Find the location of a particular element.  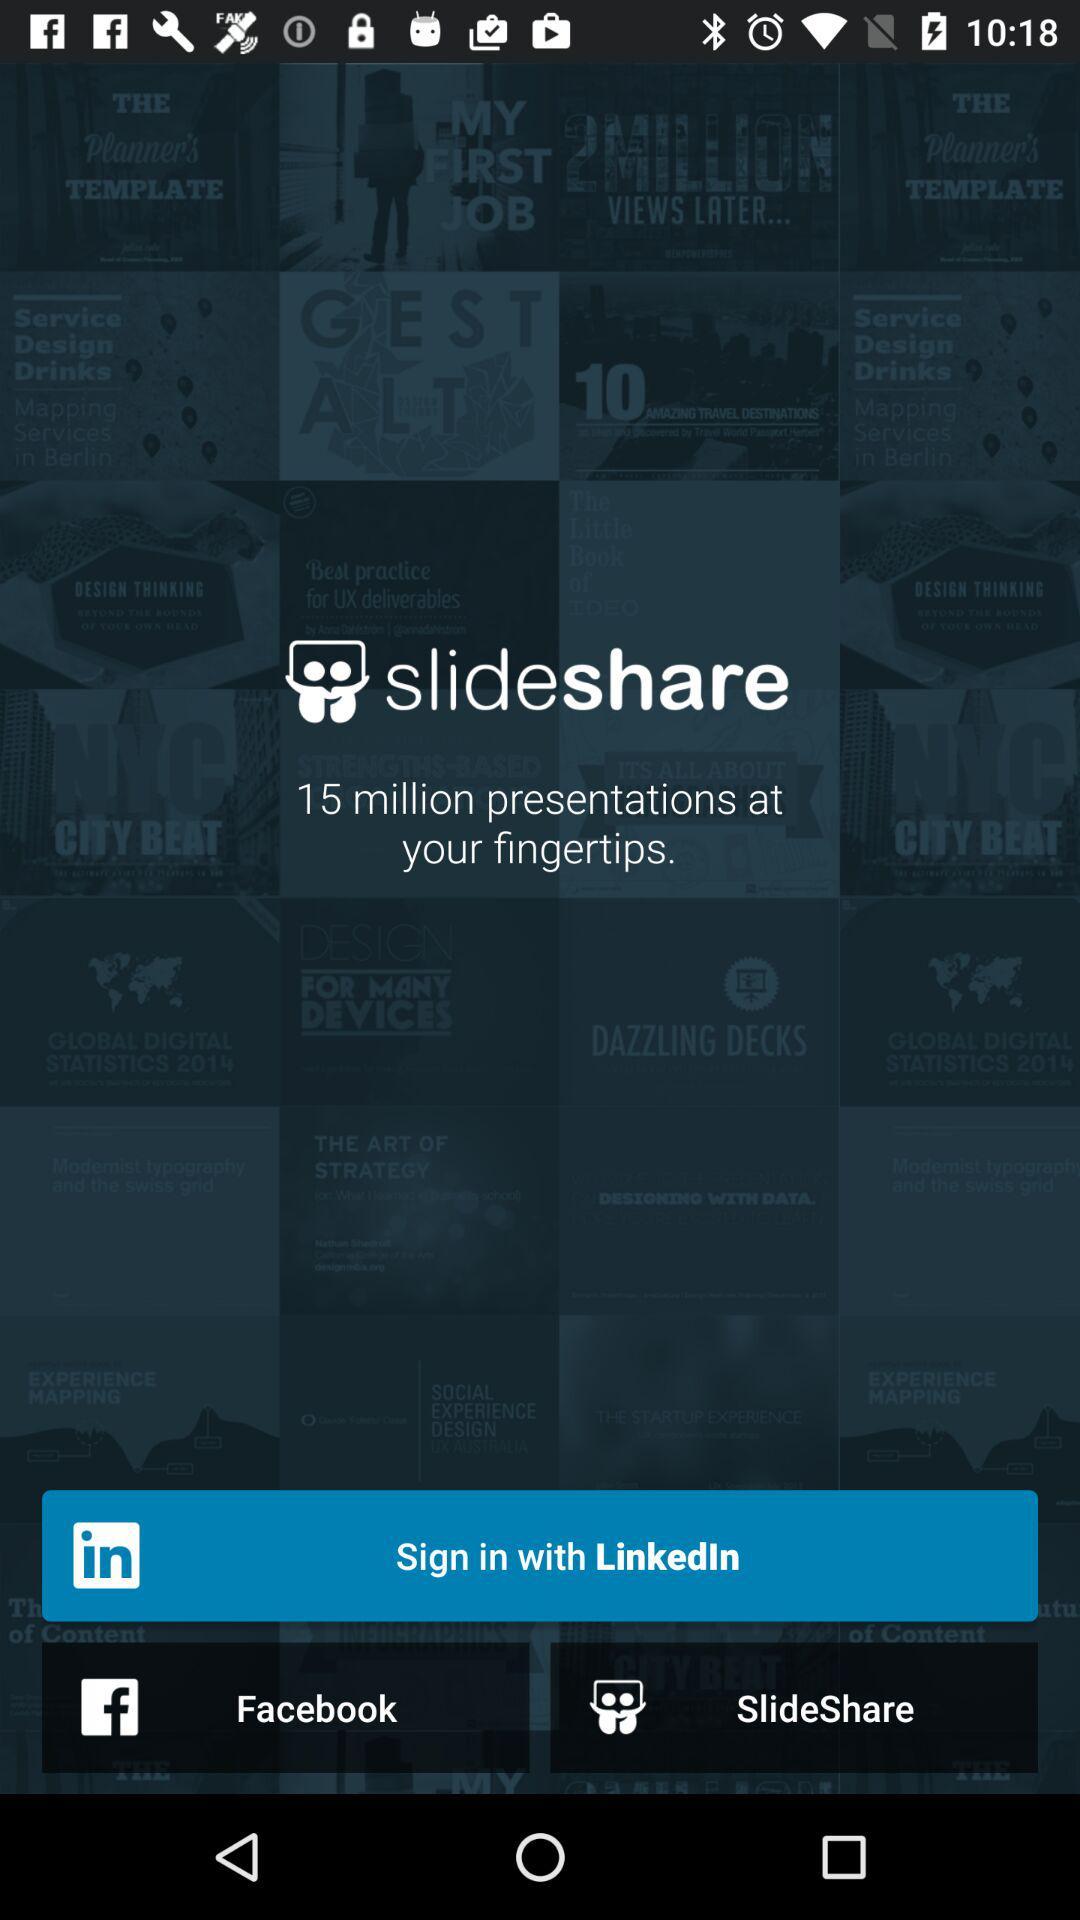

the icon at the bottom right corner is located at coordinates (793, 1706).